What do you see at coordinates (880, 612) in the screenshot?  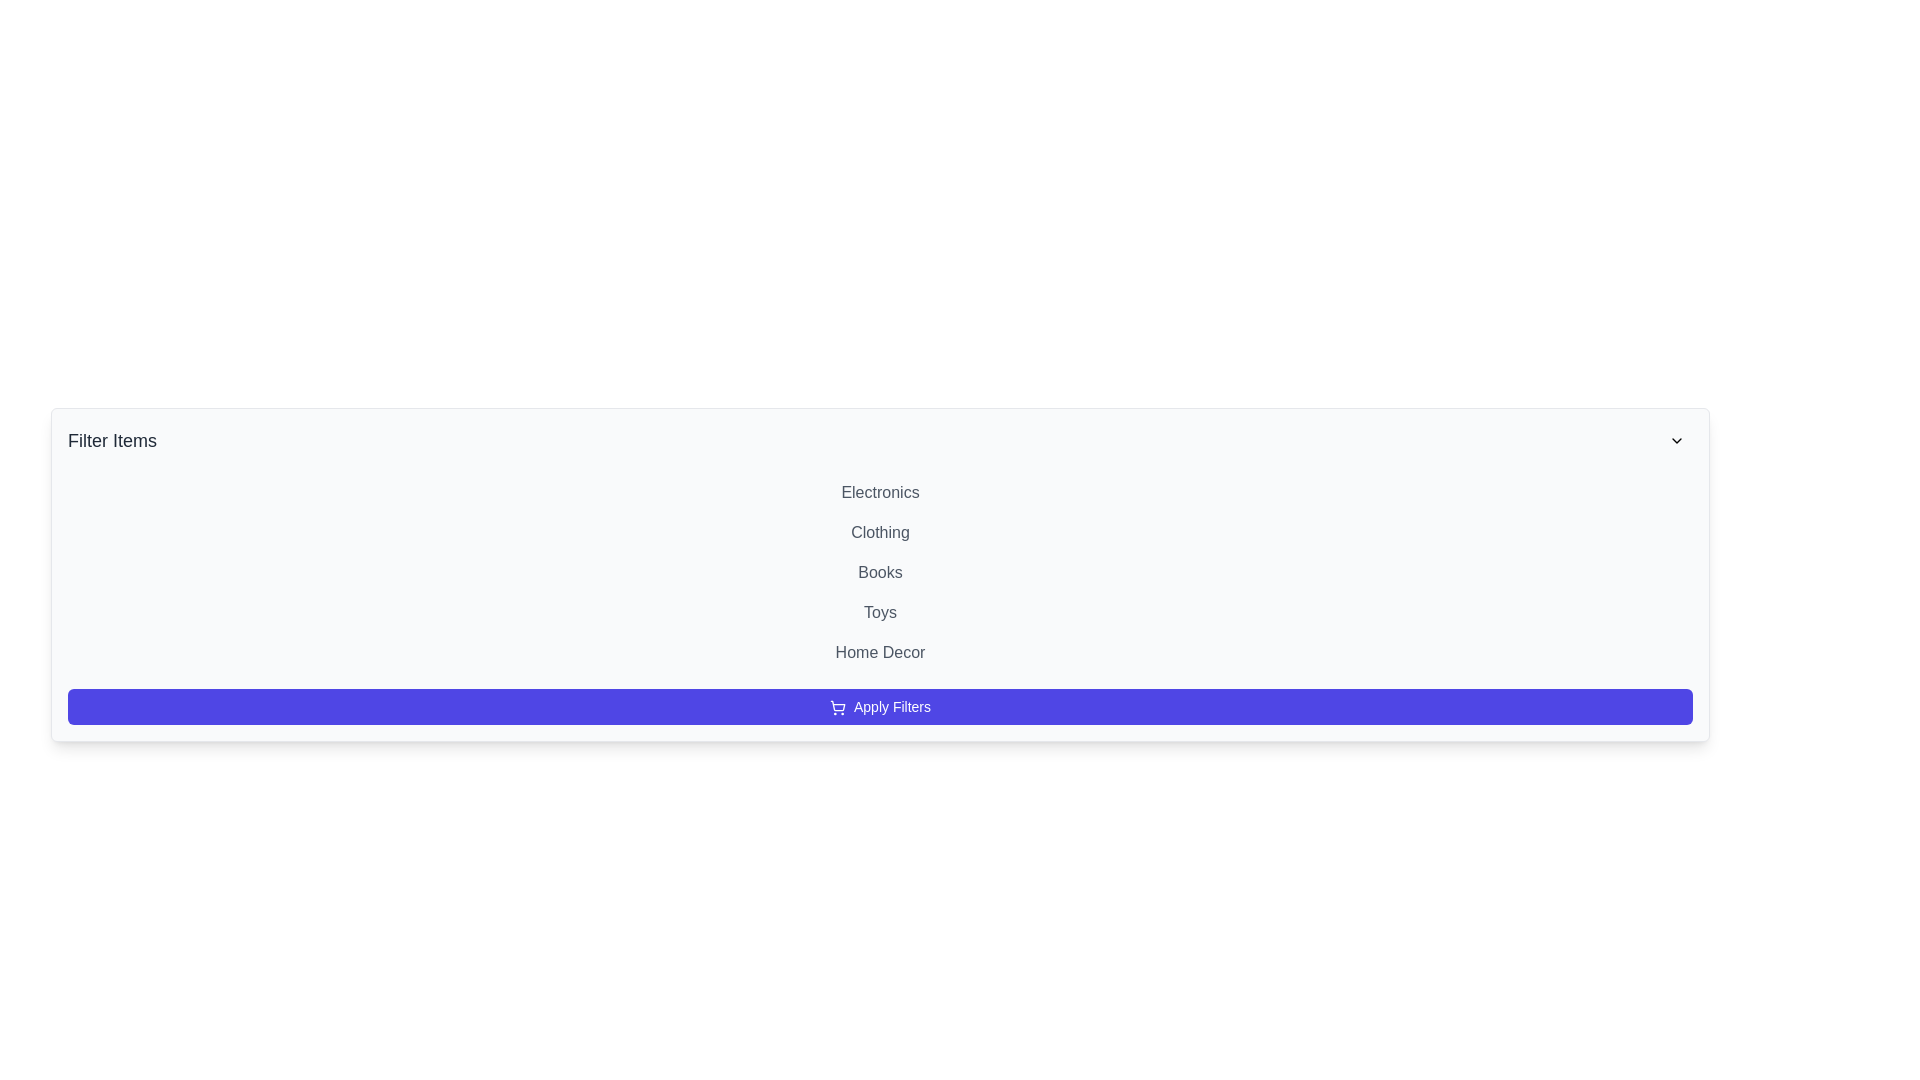 I see `the fourth list item in the vertical list that serves to filter items by the 'Toys' category, positioned between 'Books' and 'Home Decor'` at bounding box center [880, 612].